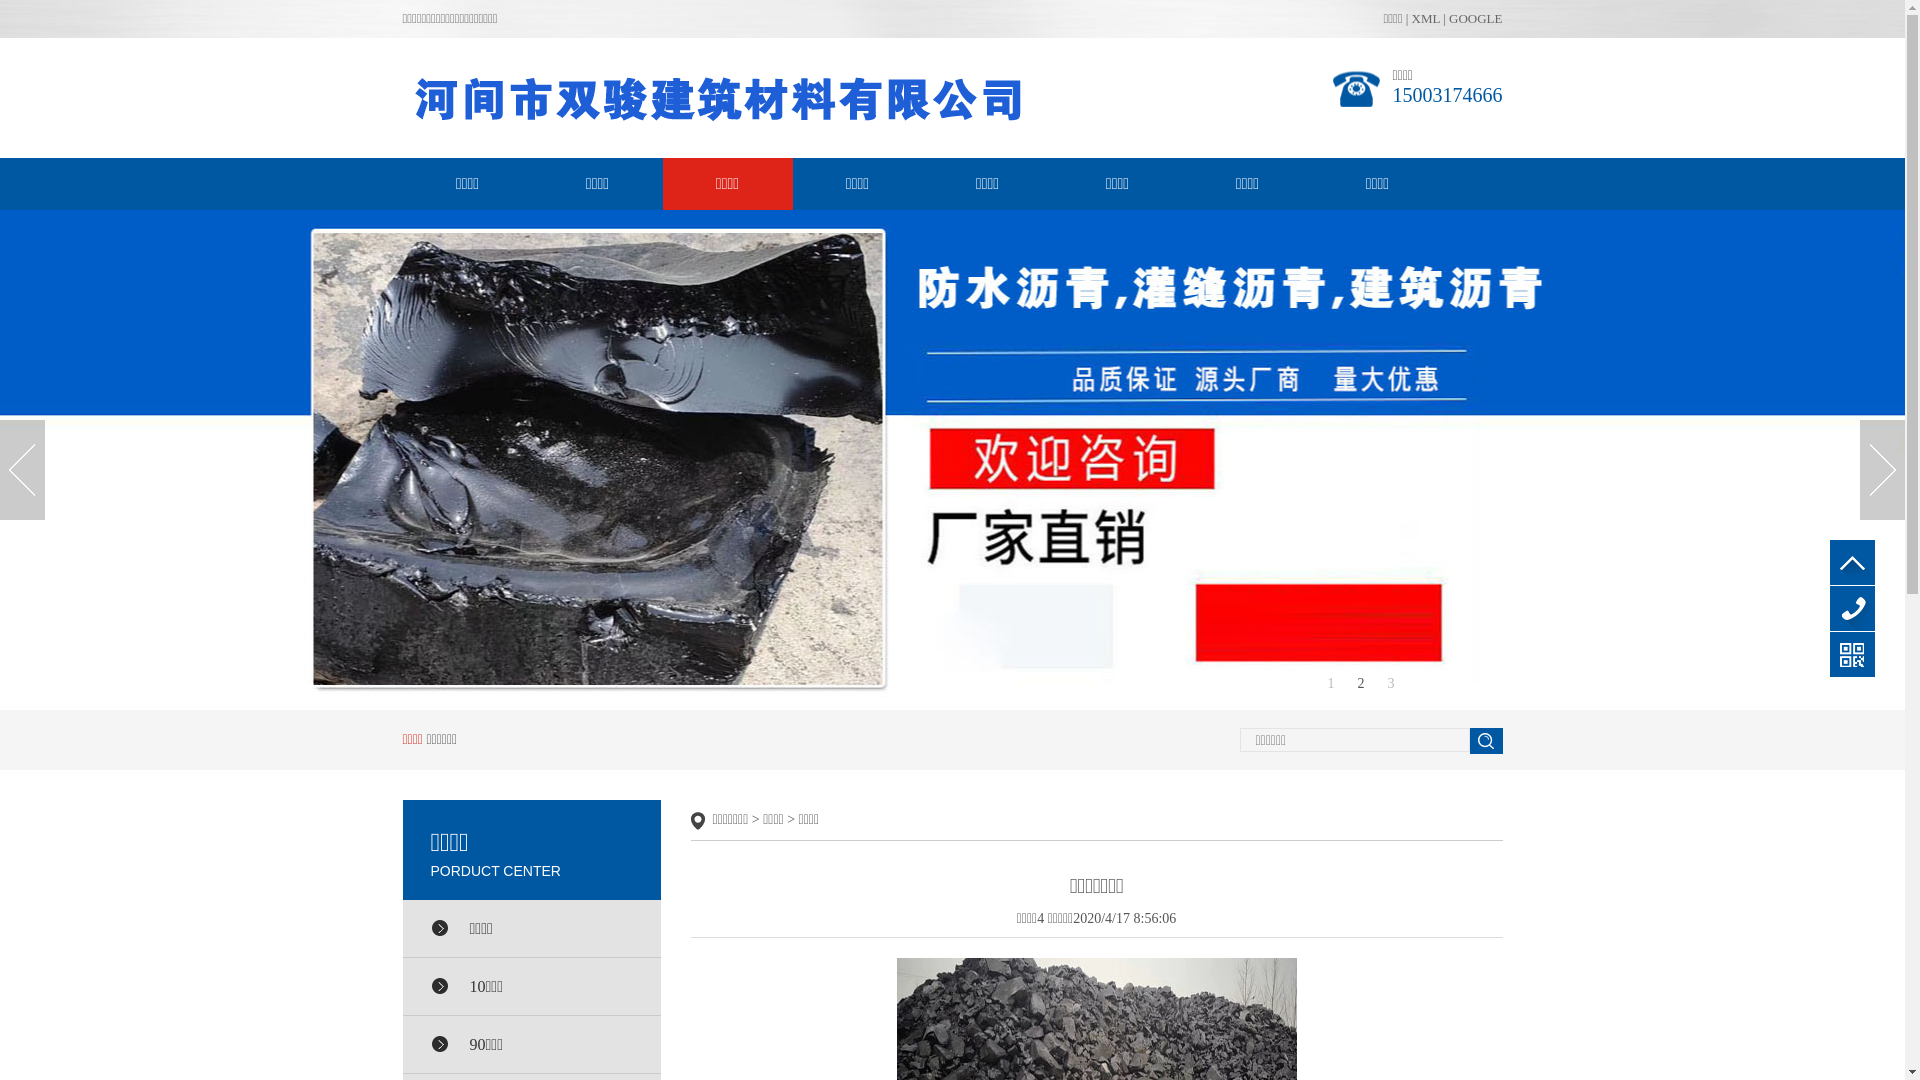 The width and height of the screenshot is (1920, 1080). I want to click on 'GOOGLE', so click(1475, 18).